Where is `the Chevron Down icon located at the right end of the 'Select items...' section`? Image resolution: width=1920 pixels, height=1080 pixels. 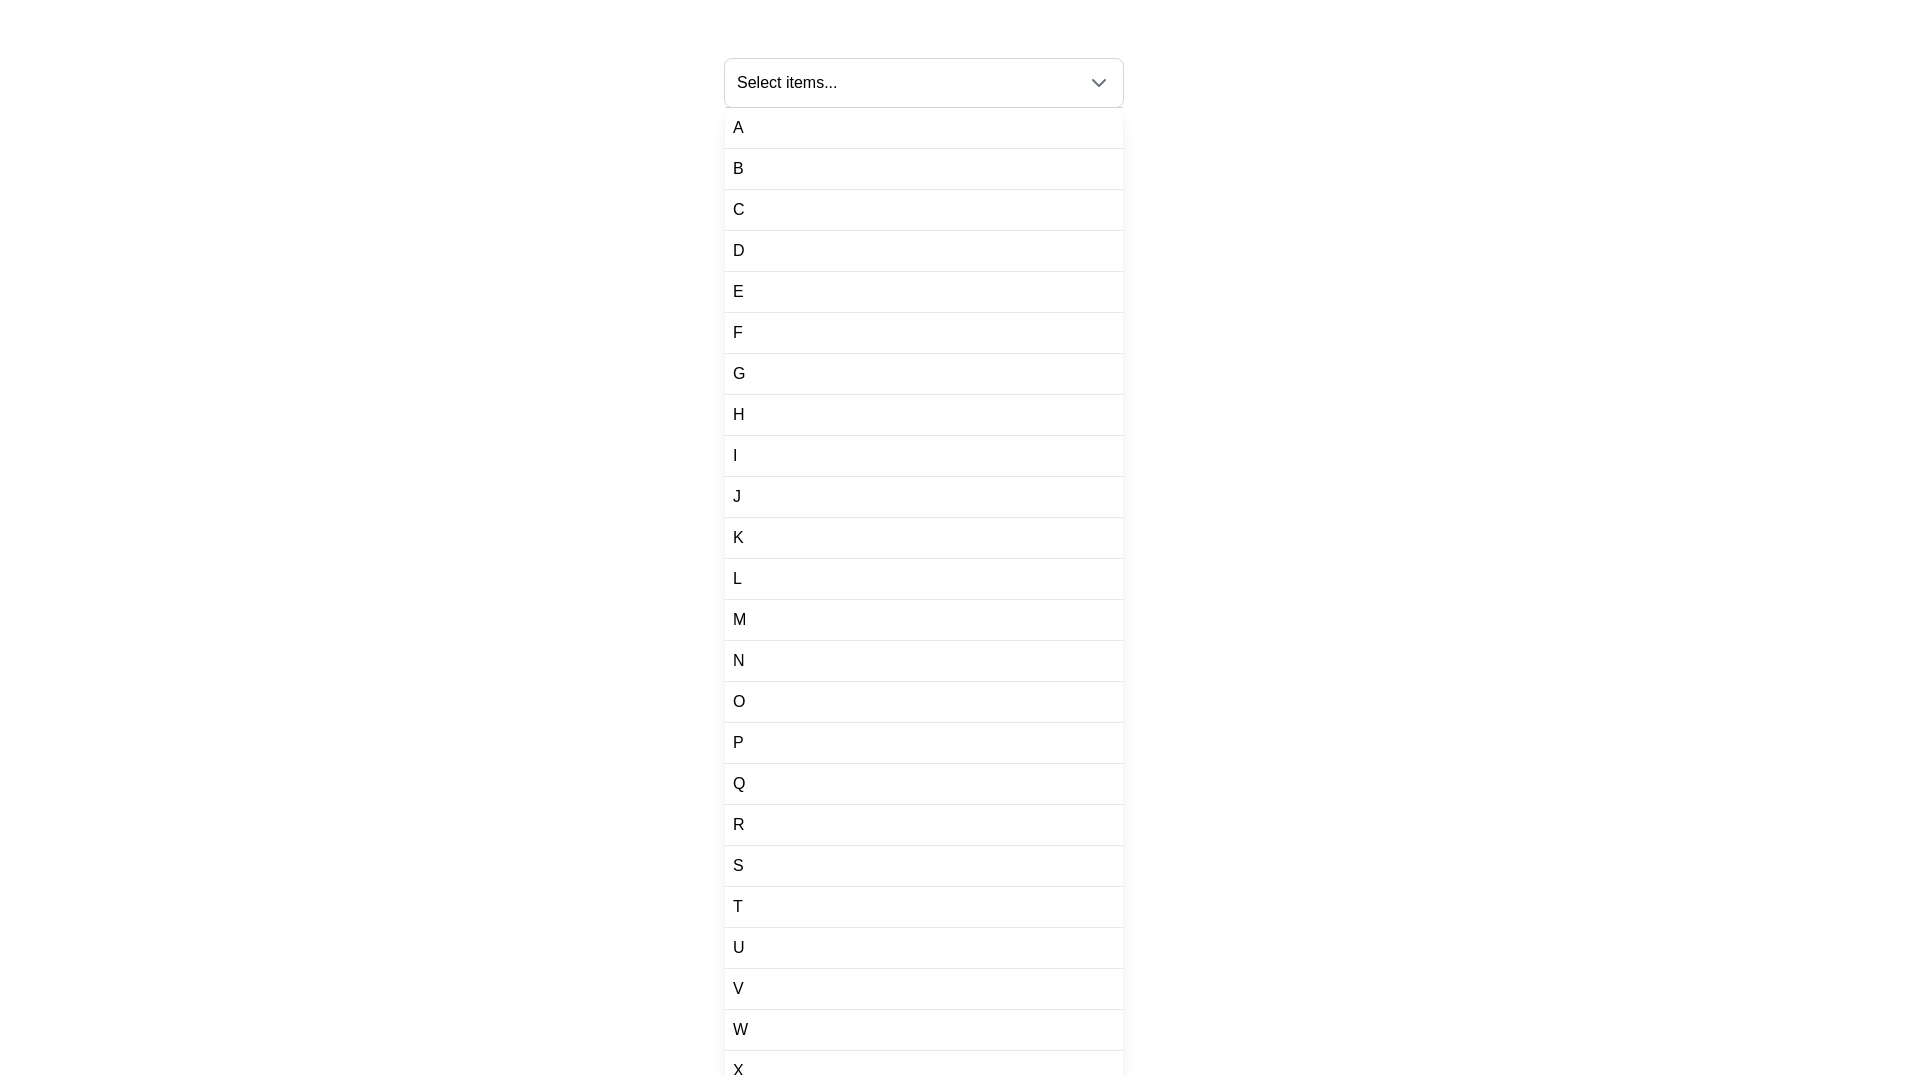
the Chevron Down icon located at the right end of the 'Select items...' section is located at coordinates (1098, 82).